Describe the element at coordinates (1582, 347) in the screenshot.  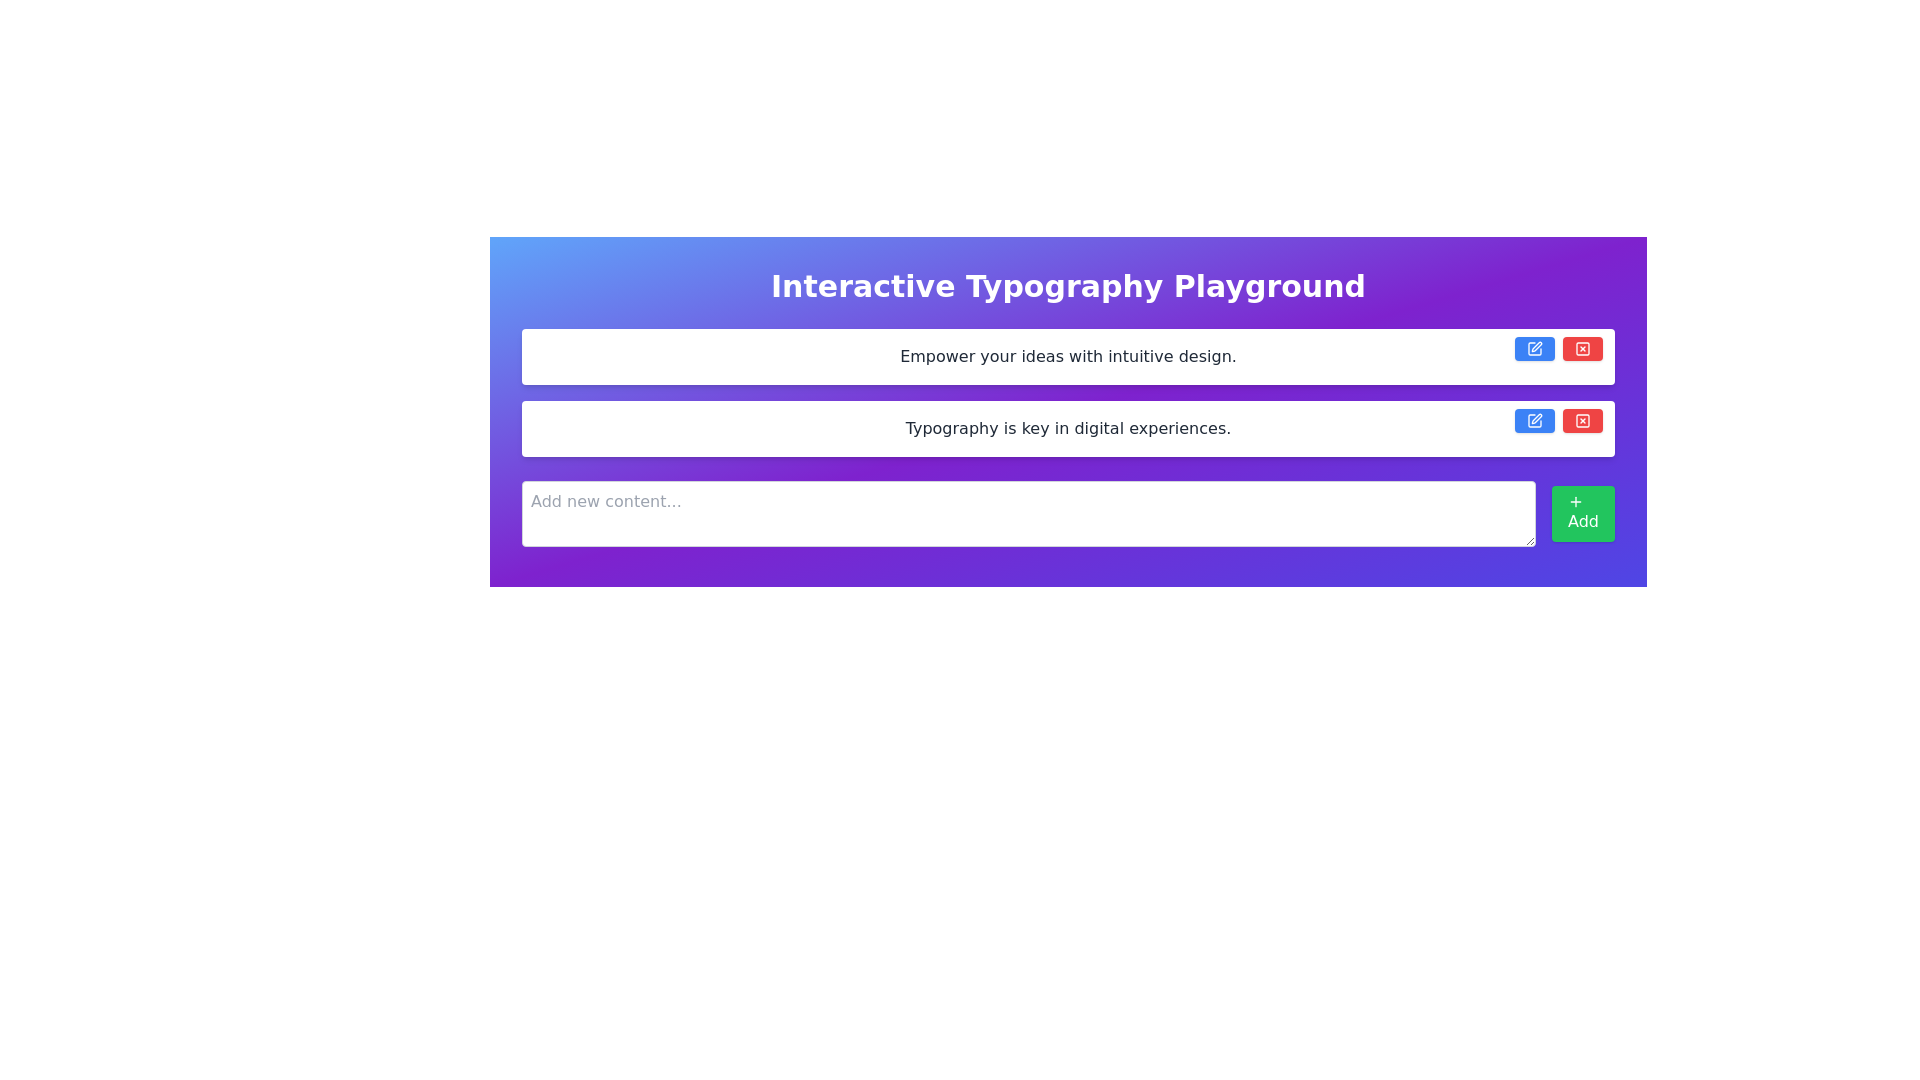
I see `the delete button located in the top-right corner of the area associated with the first input field` at that location.